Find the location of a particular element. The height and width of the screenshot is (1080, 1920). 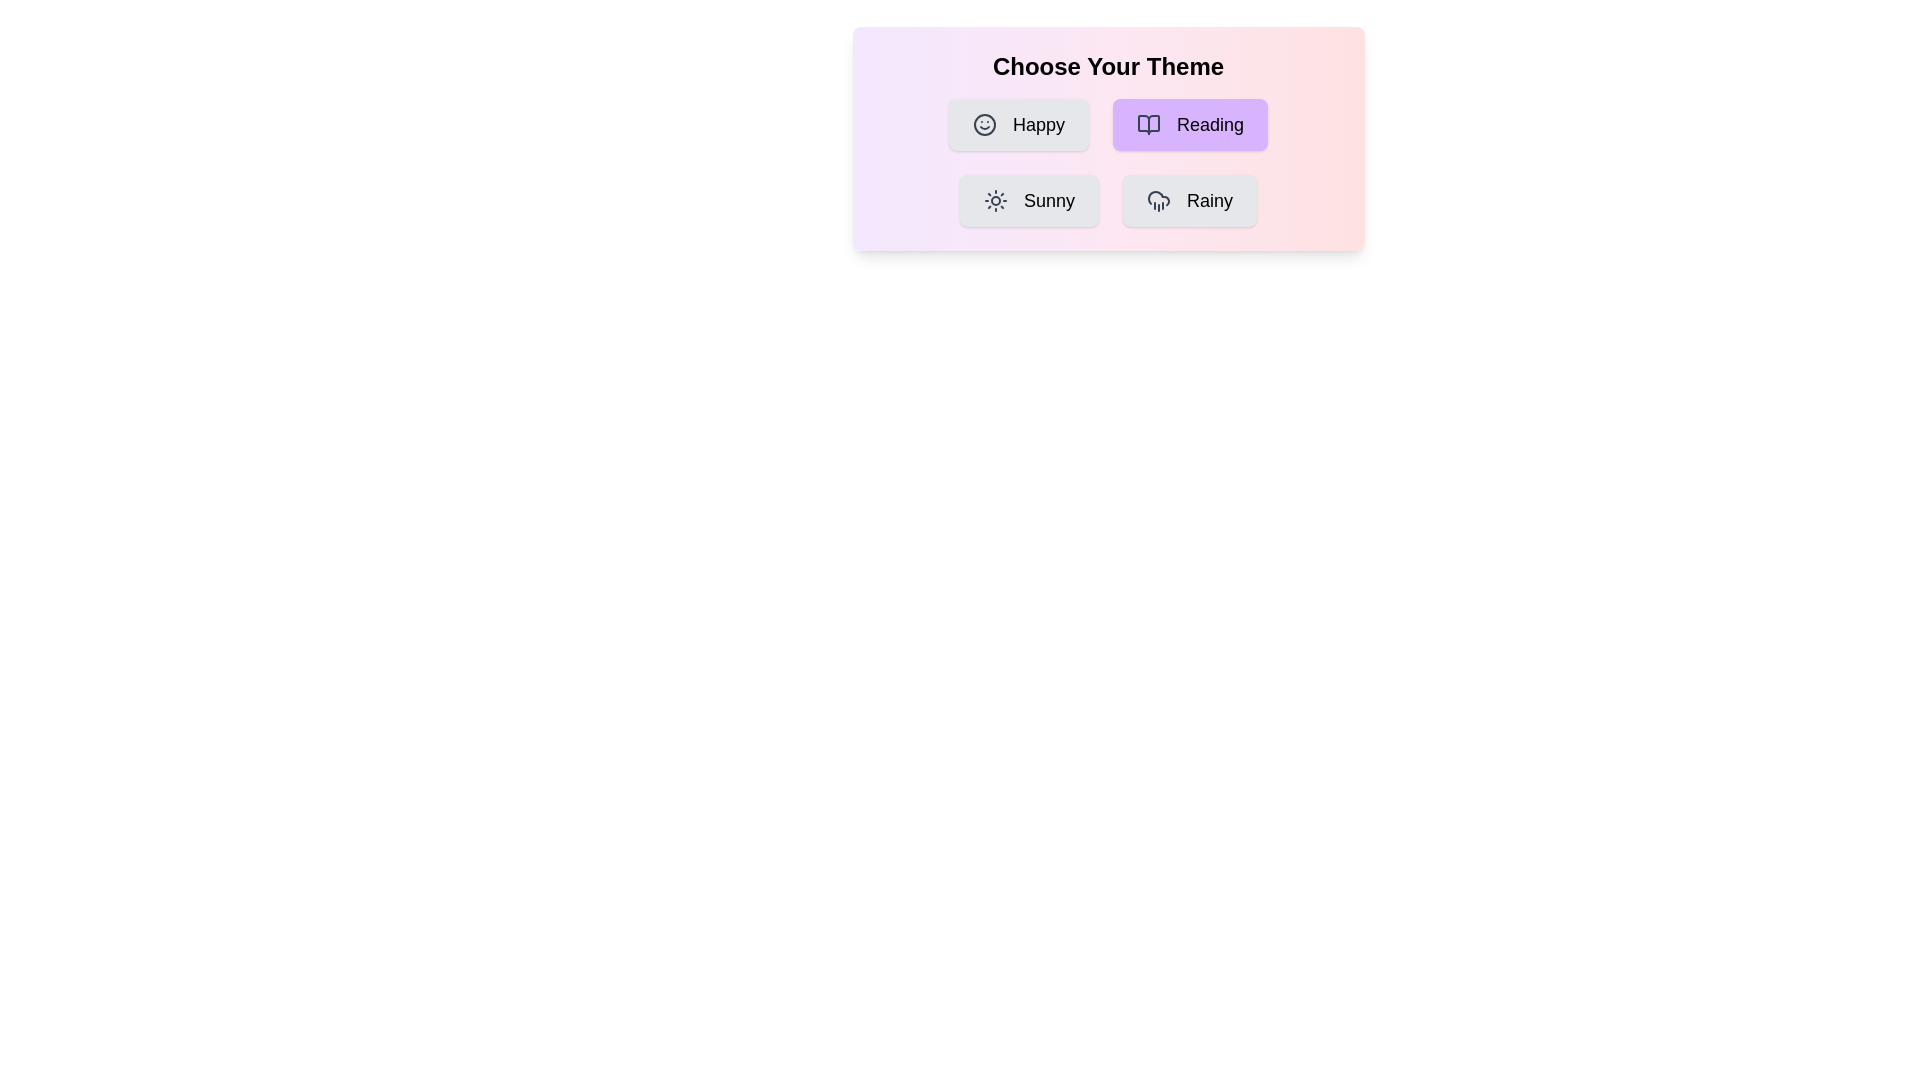

the theme Happy by clicking on its button is located at coordinates (1018, 124).